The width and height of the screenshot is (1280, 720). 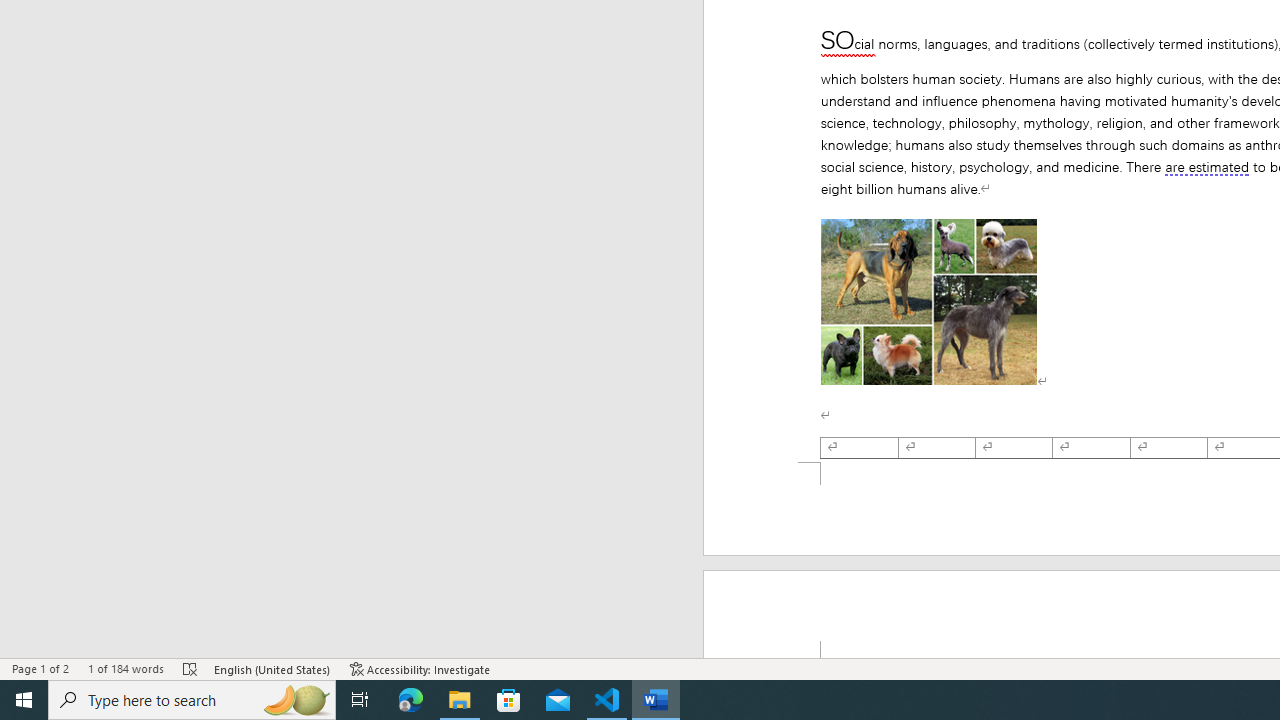 I want to click on 'Spelling and Grammar Check Errors', so click(x=191, y=669).